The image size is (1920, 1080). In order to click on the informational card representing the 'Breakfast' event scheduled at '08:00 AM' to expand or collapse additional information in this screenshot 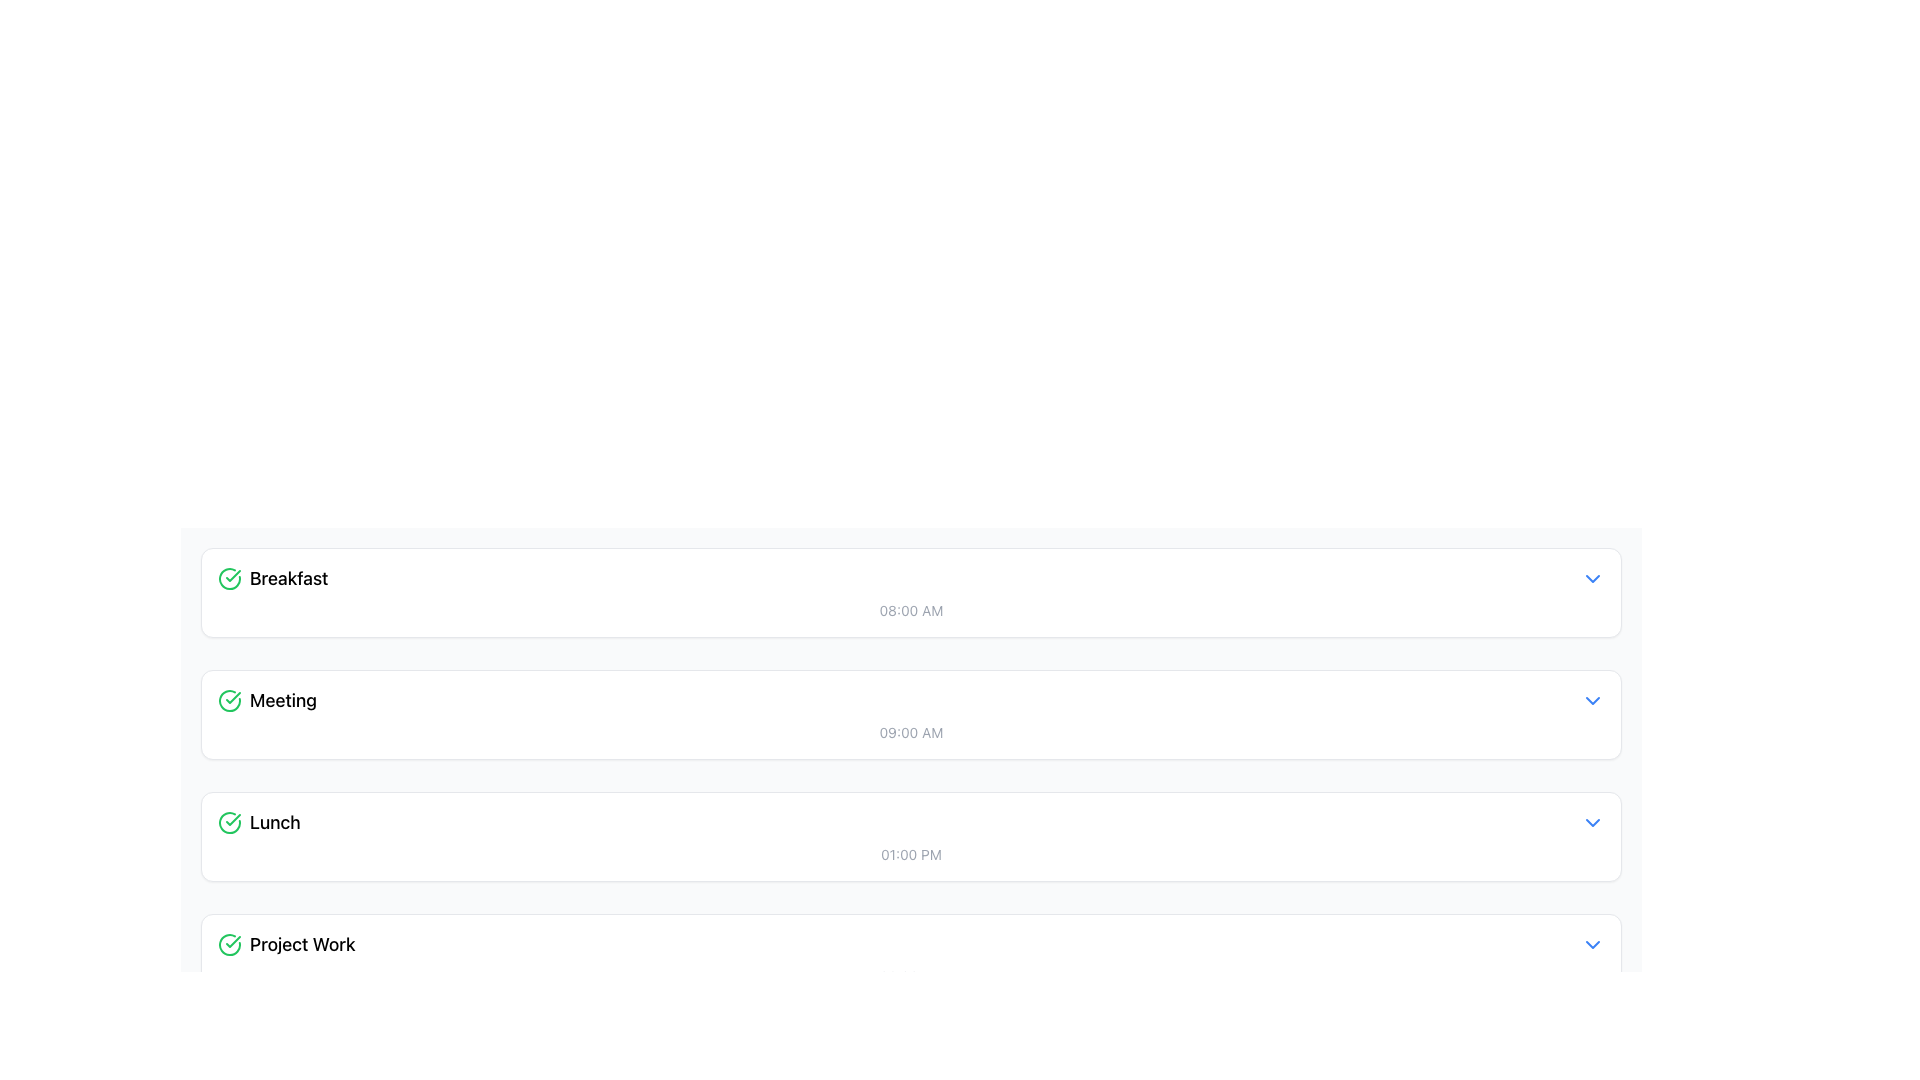, I will do `click(910, 592)`.